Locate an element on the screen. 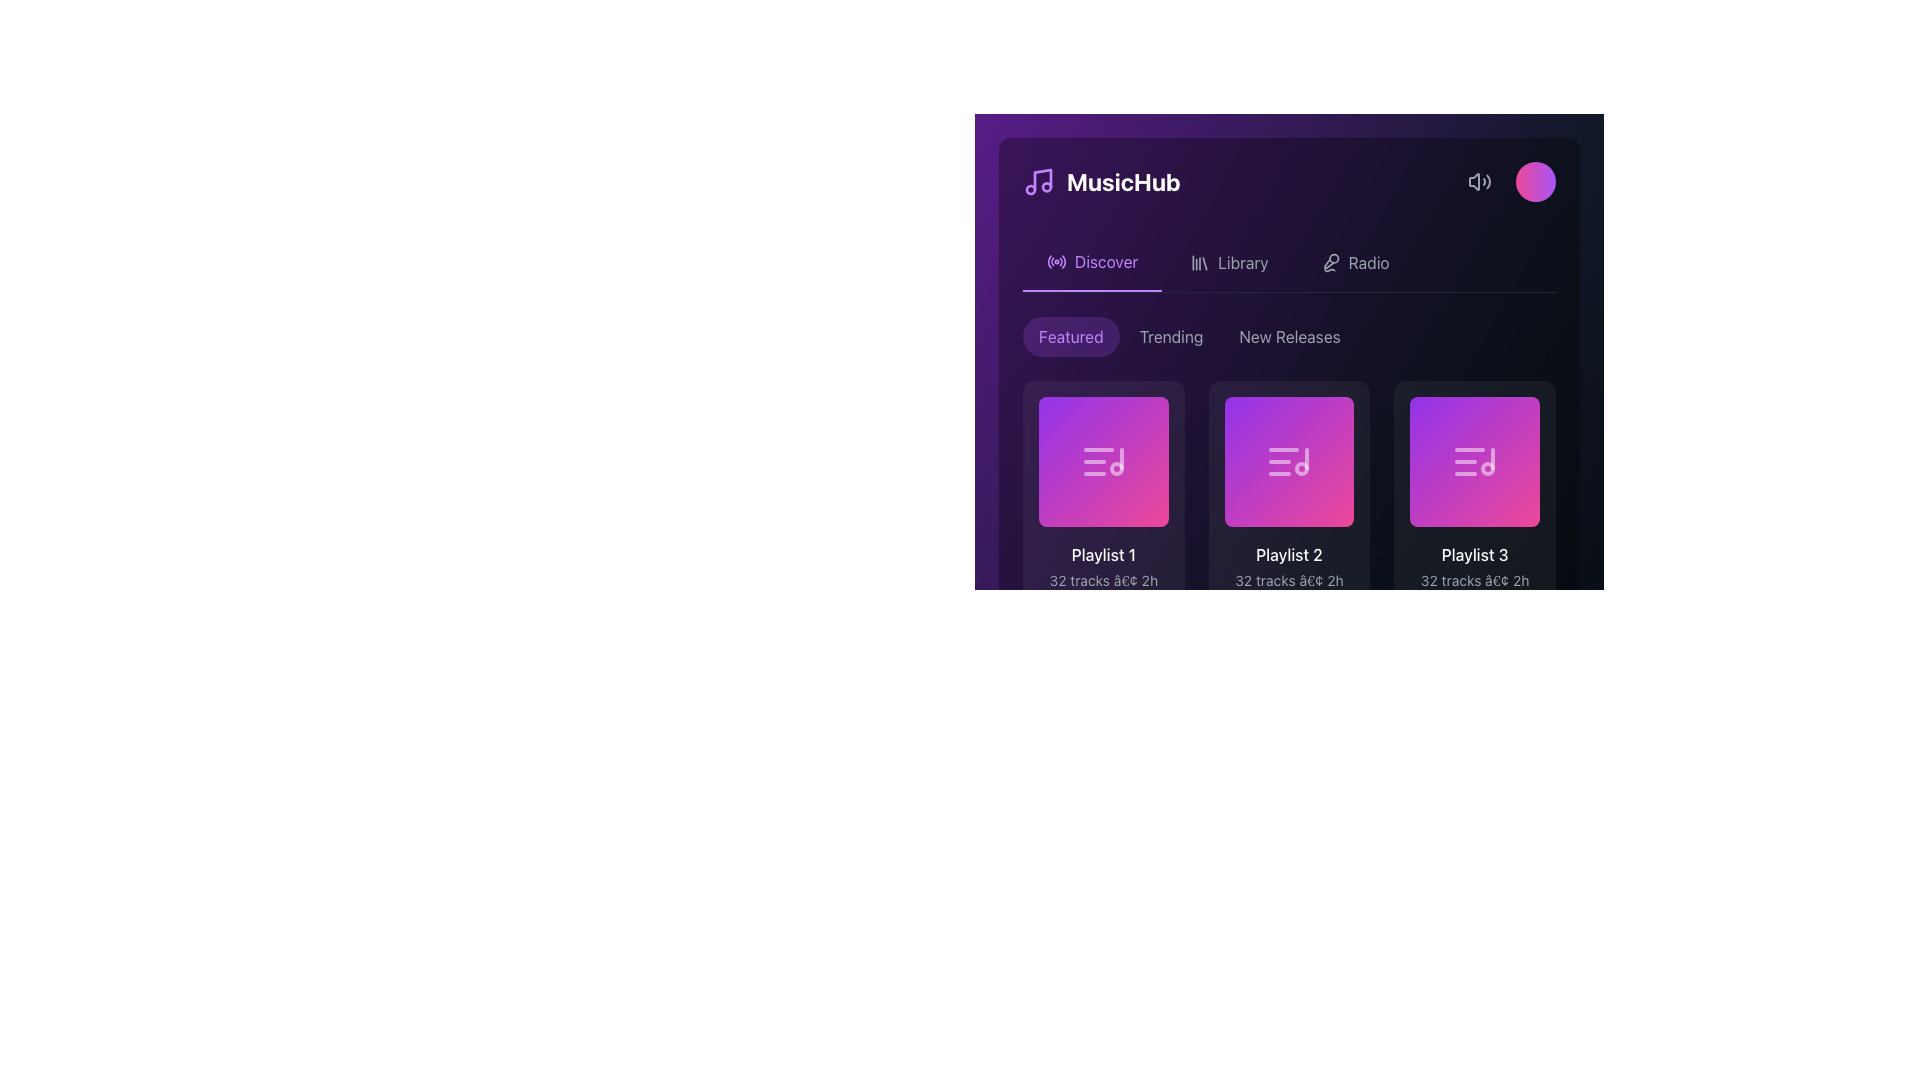 This screenshot has height=1080, width=1920. the musical note icon, which is styled in purple tones and located next to the text 'MusicHub' on the top-left of the interface is located at coordinates (1038, 181).